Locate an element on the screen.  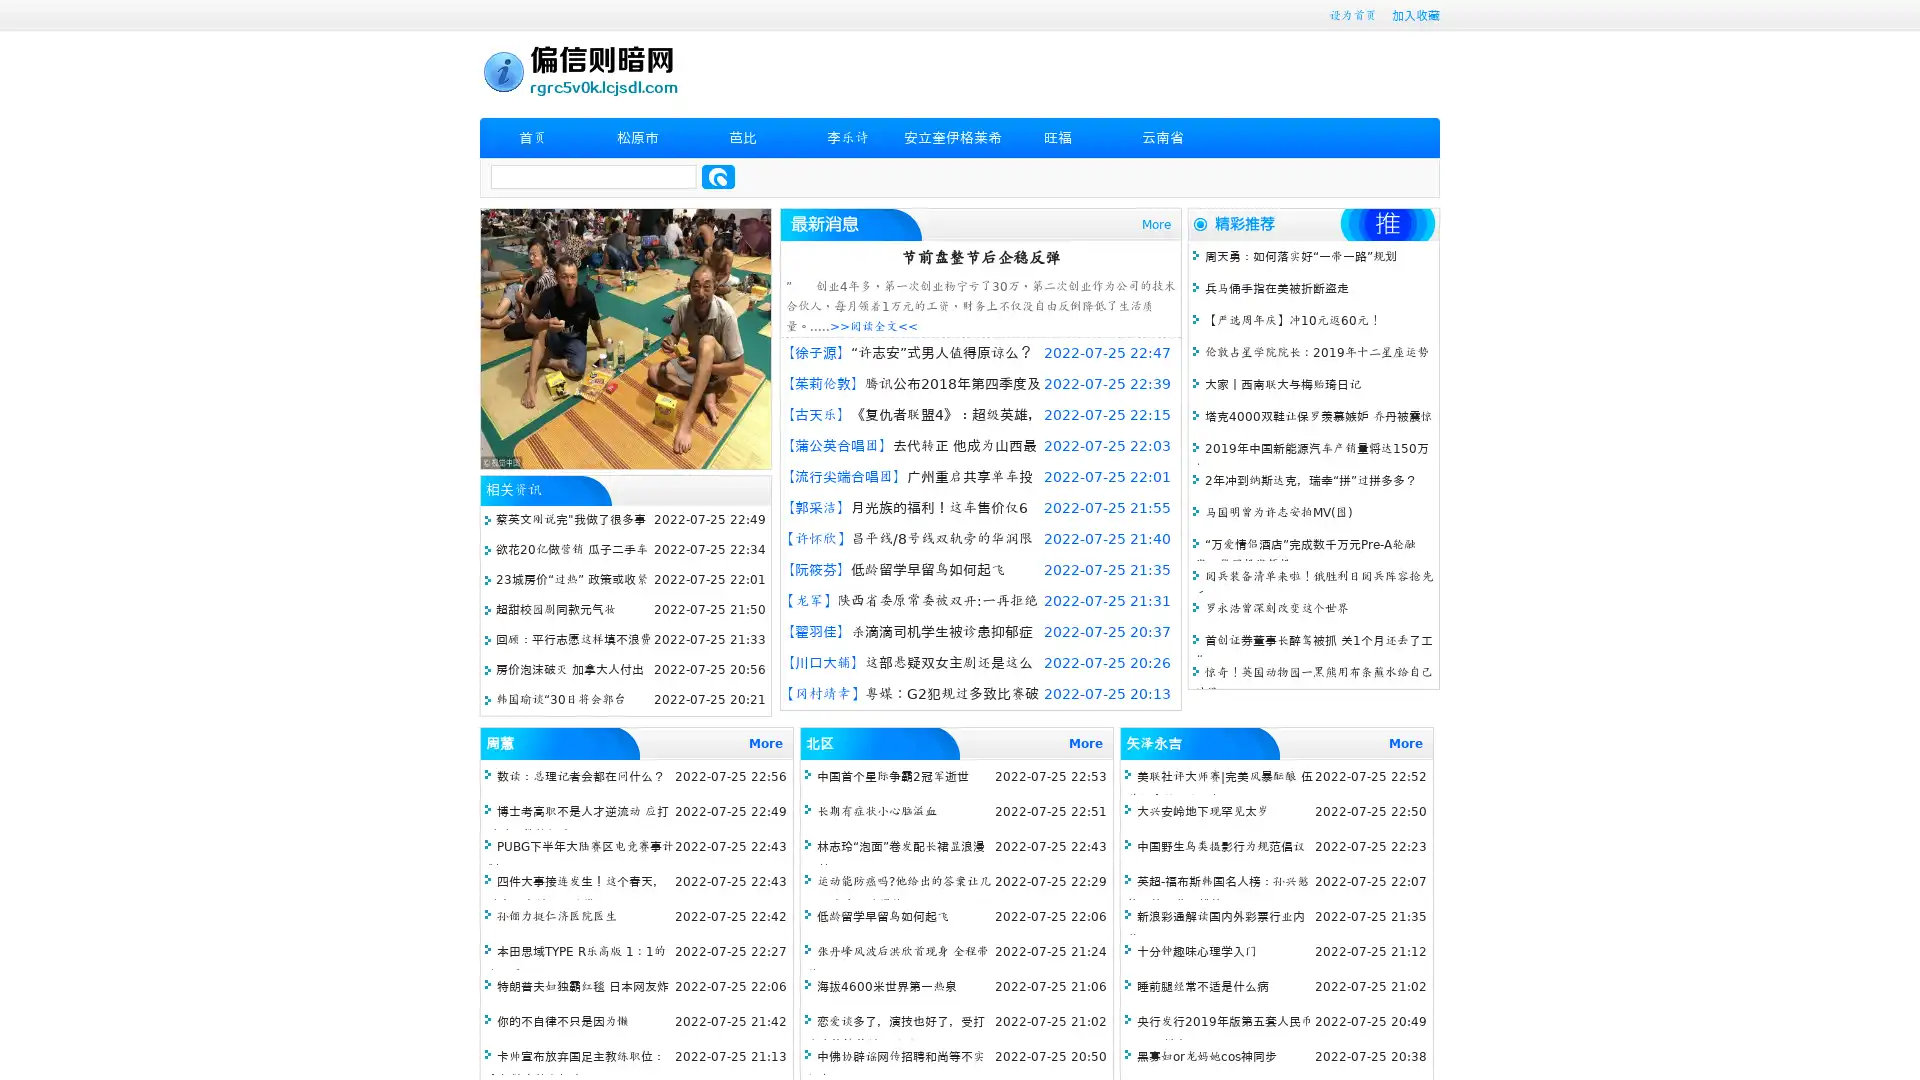
Search is located at coordinates (718, 176).